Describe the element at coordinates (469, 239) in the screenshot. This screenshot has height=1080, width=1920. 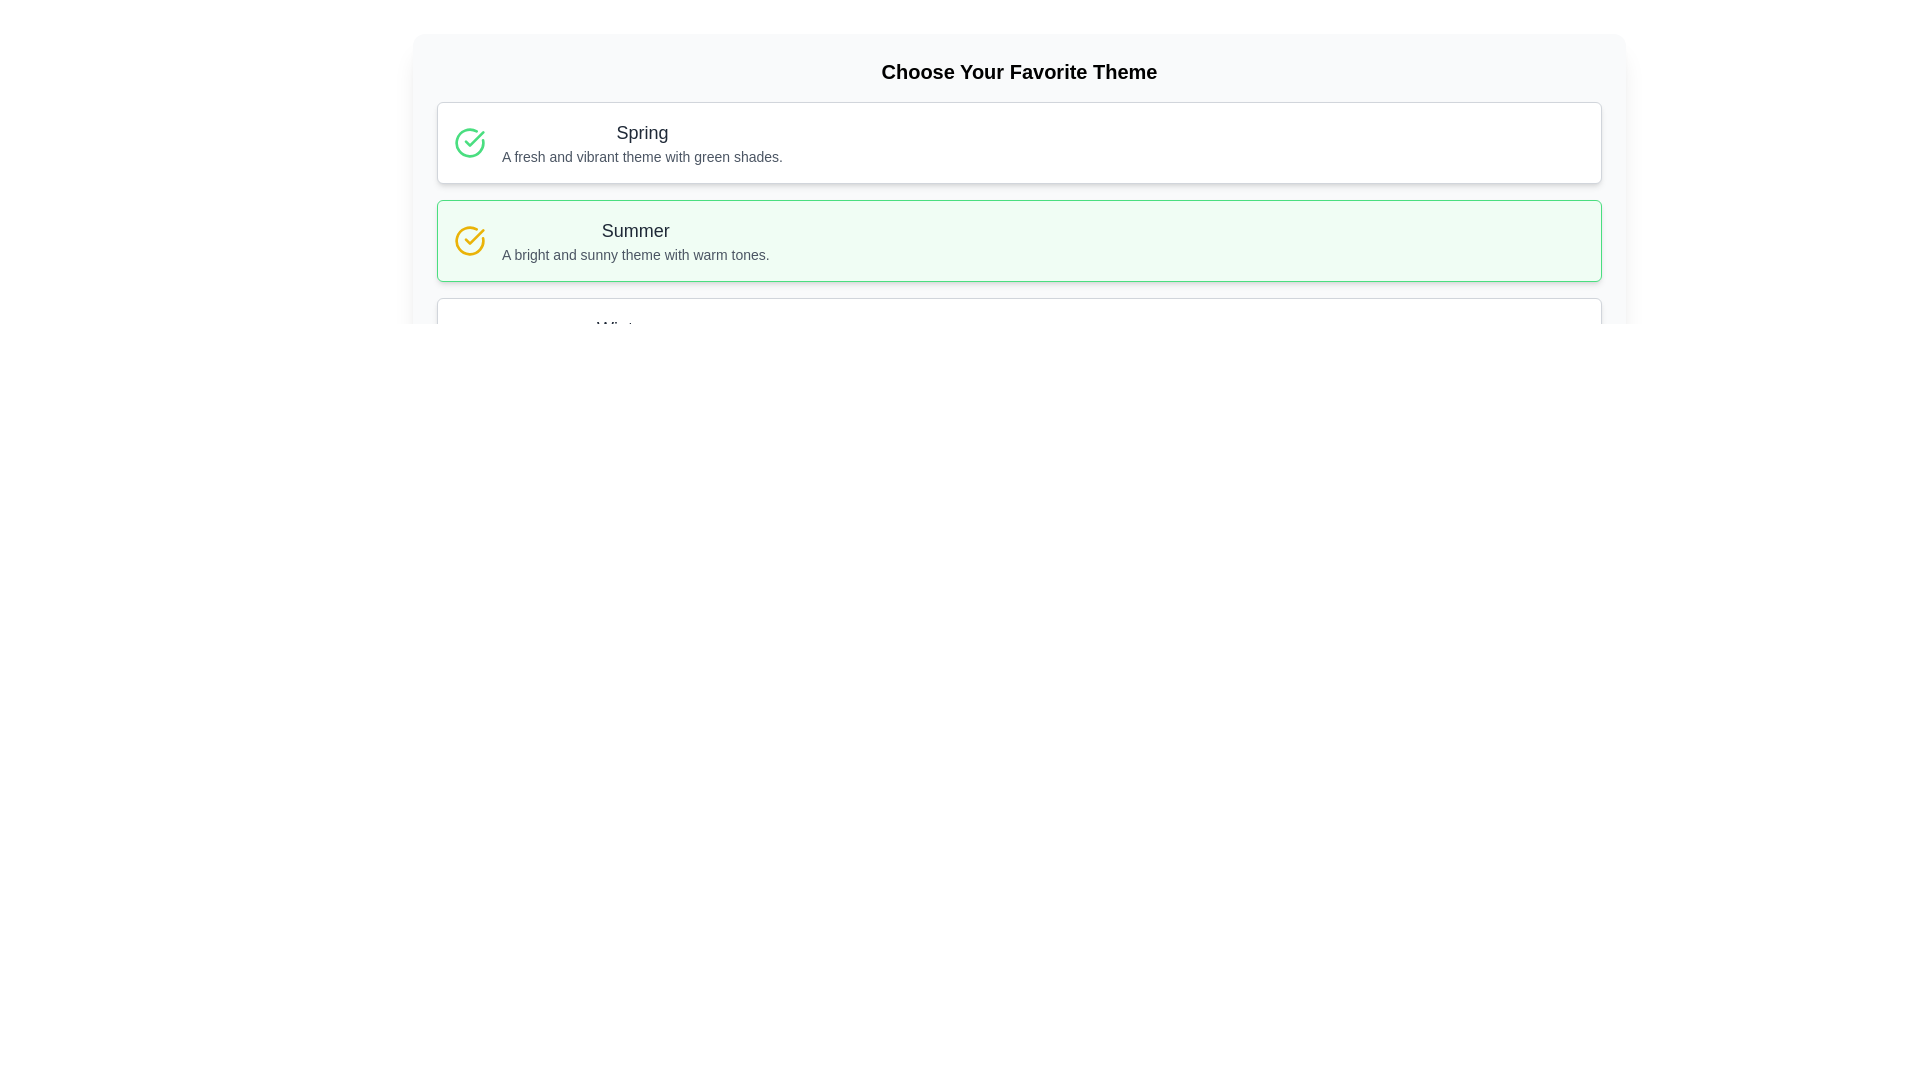
I see `the upper semicircle of the checked icon indicating that the 'Summer' option is selected within the theme selection interface for additional information or effects` at that location.